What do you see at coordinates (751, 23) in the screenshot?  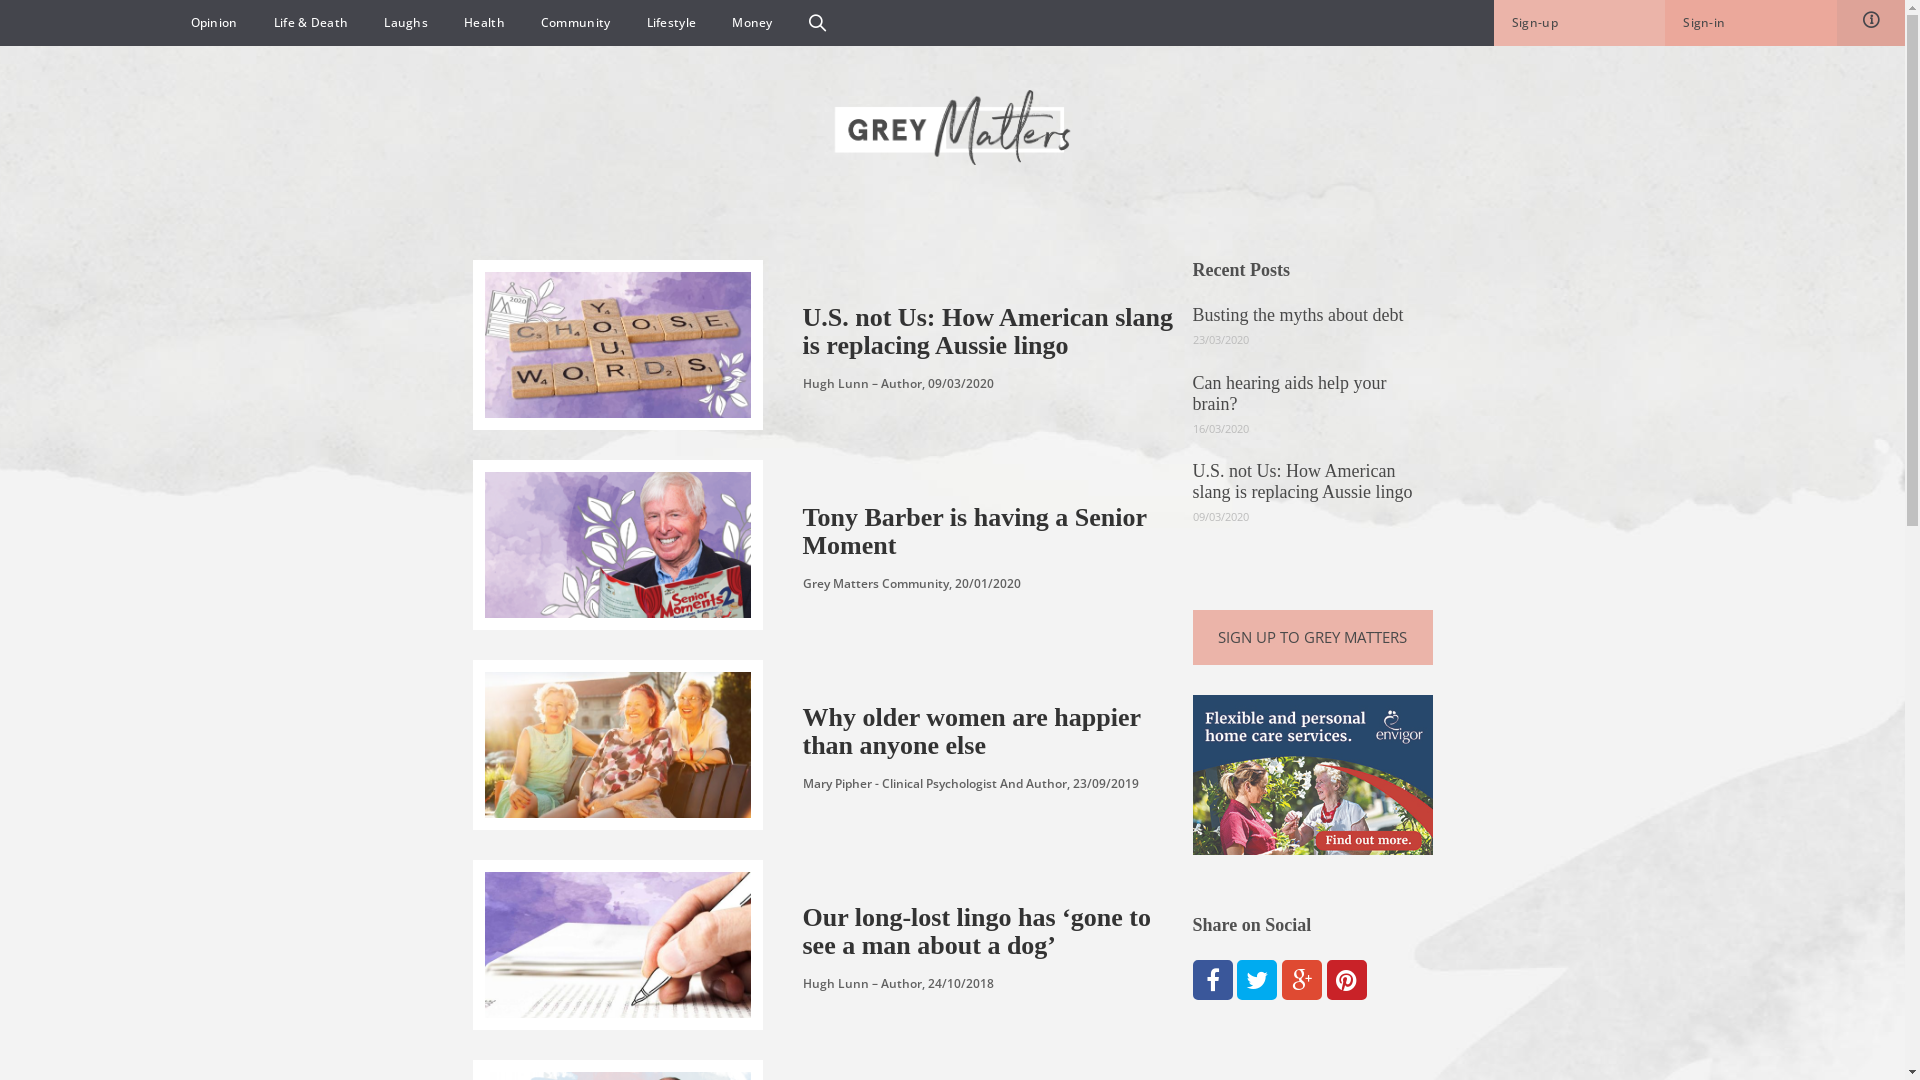 I see `'Money'` at bounding box center [751, 23].